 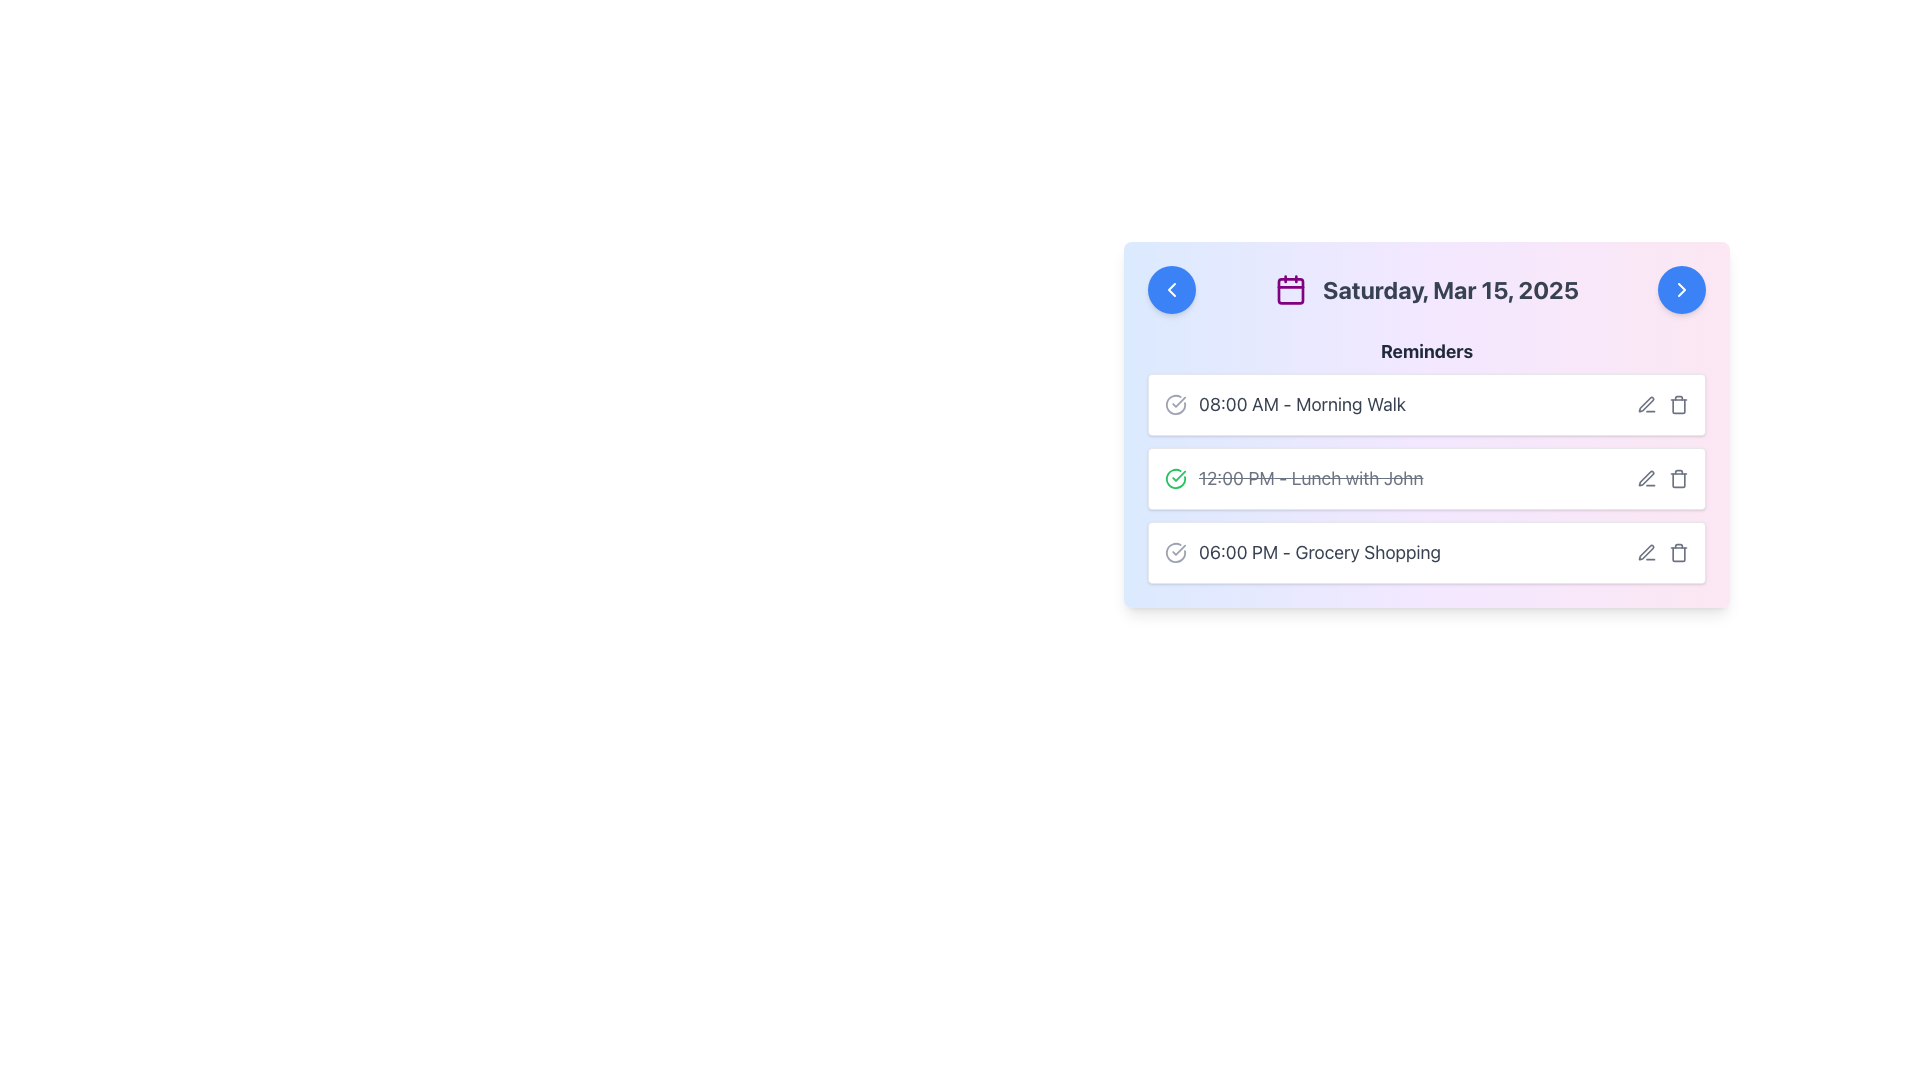 I want to click on the Text Label displaying the completed reminder task '12:00 PM - Lunch with John', which is visually indicated with a strikethrough style and is located in the second row of the reminders list, so click(x=1294, y=478).